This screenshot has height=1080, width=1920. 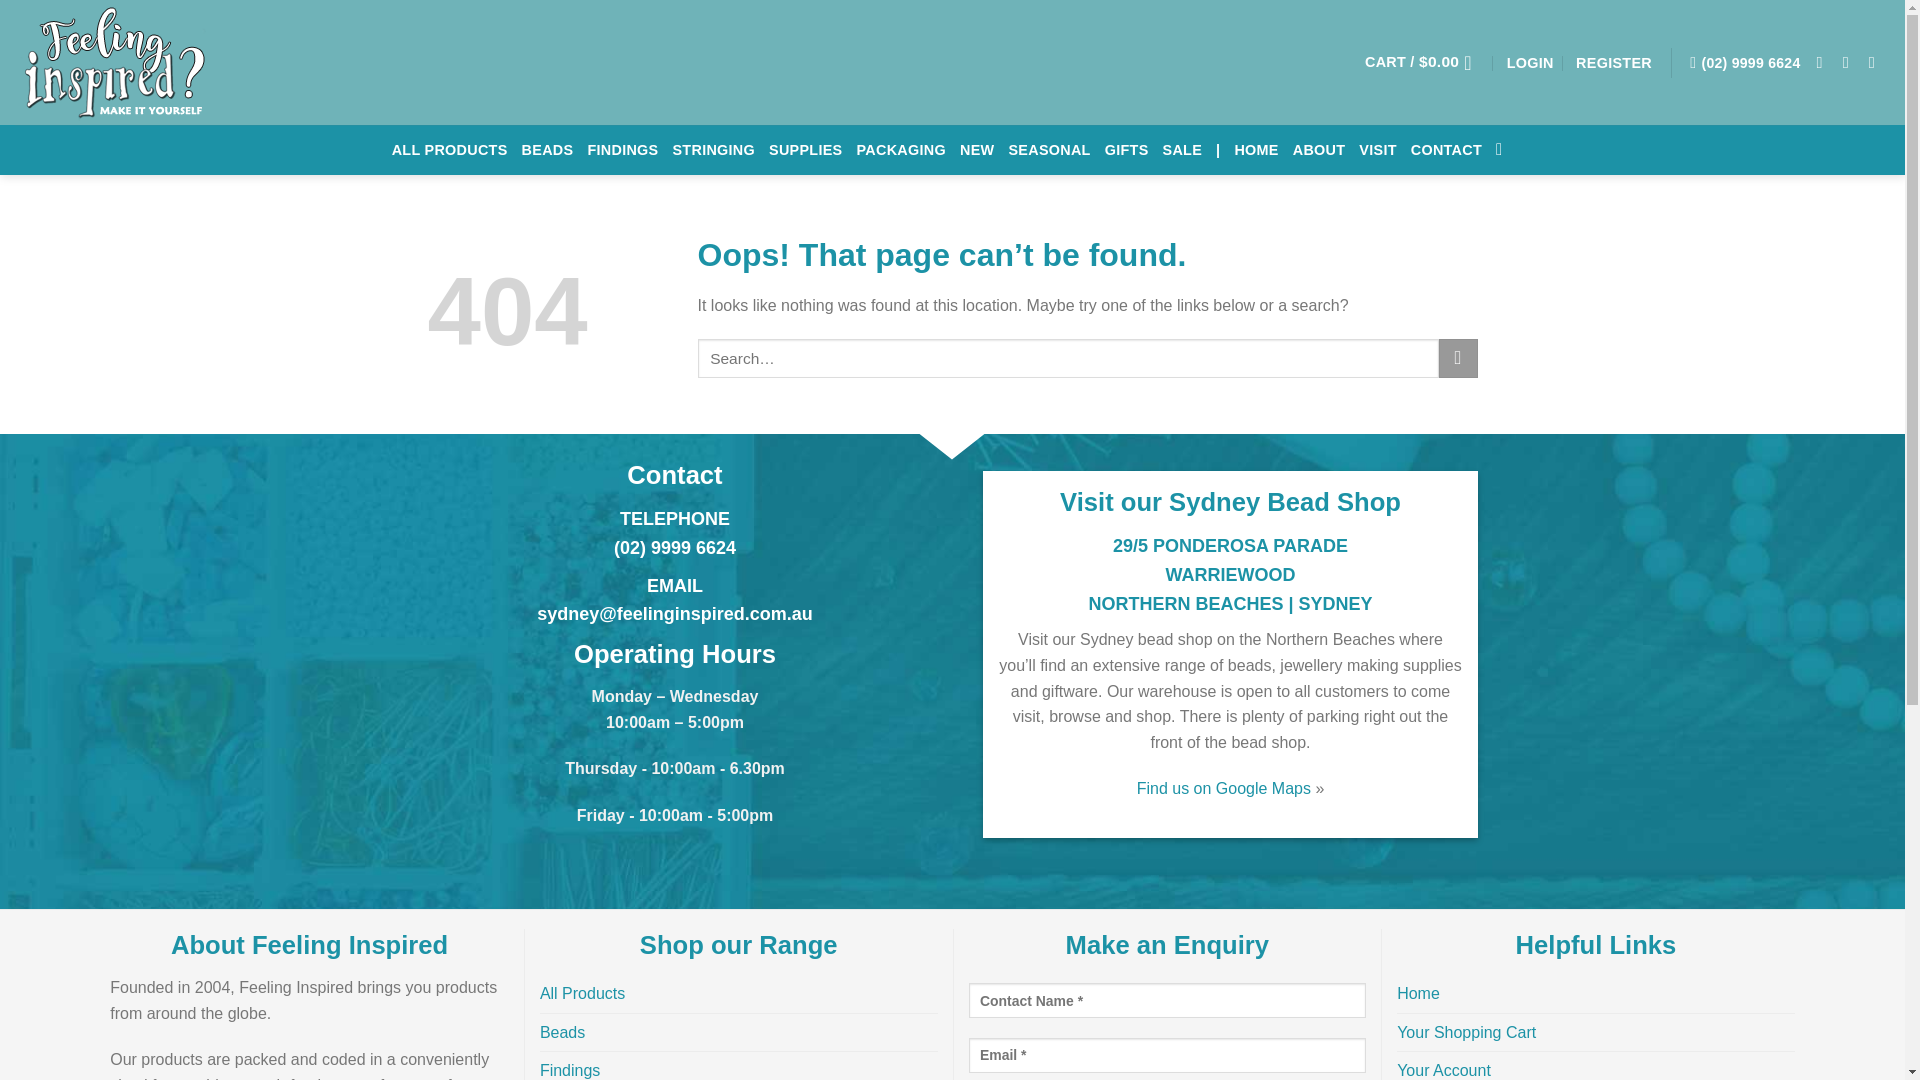 I want to click on 'Follow on Instagram', so click(x=1850, y=60).